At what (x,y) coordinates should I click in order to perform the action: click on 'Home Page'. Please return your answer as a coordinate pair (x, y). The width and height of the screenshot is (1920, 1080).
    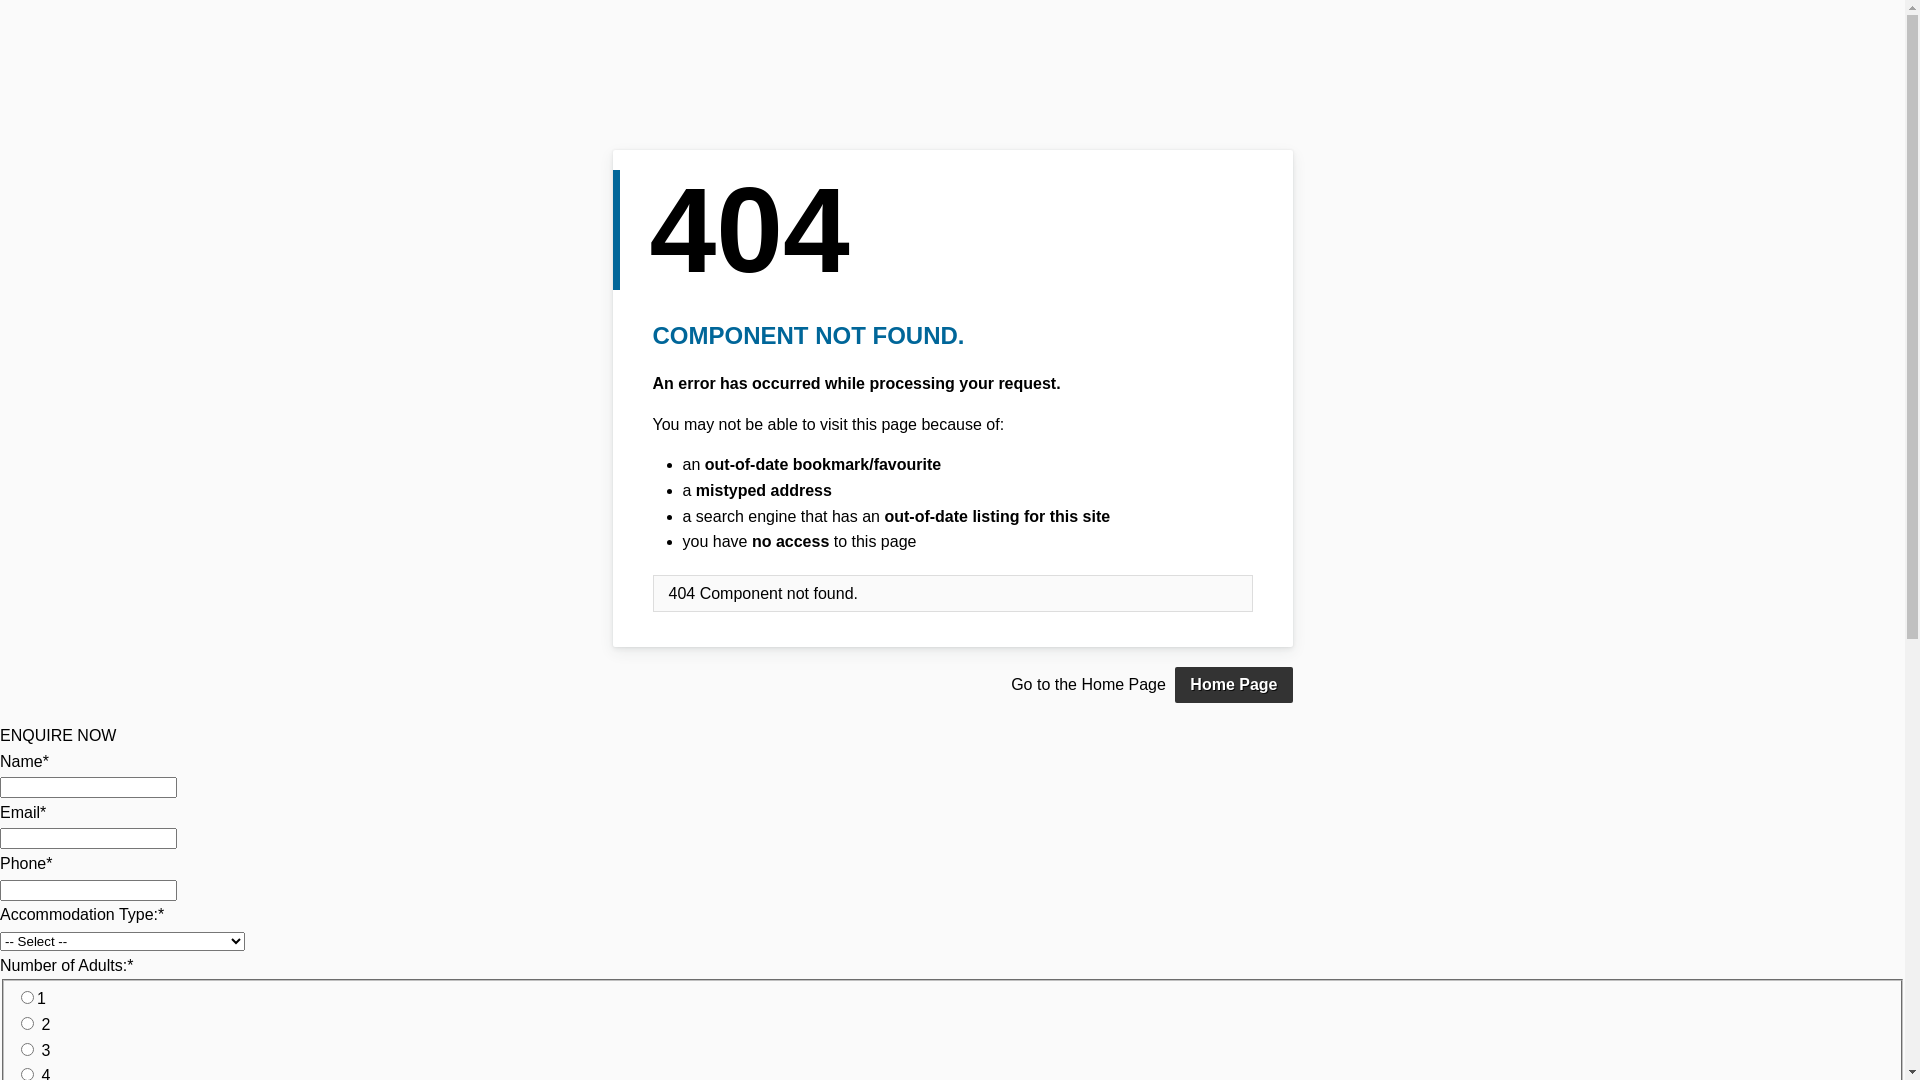
    Looking at the image, I should click on (1232, 684).